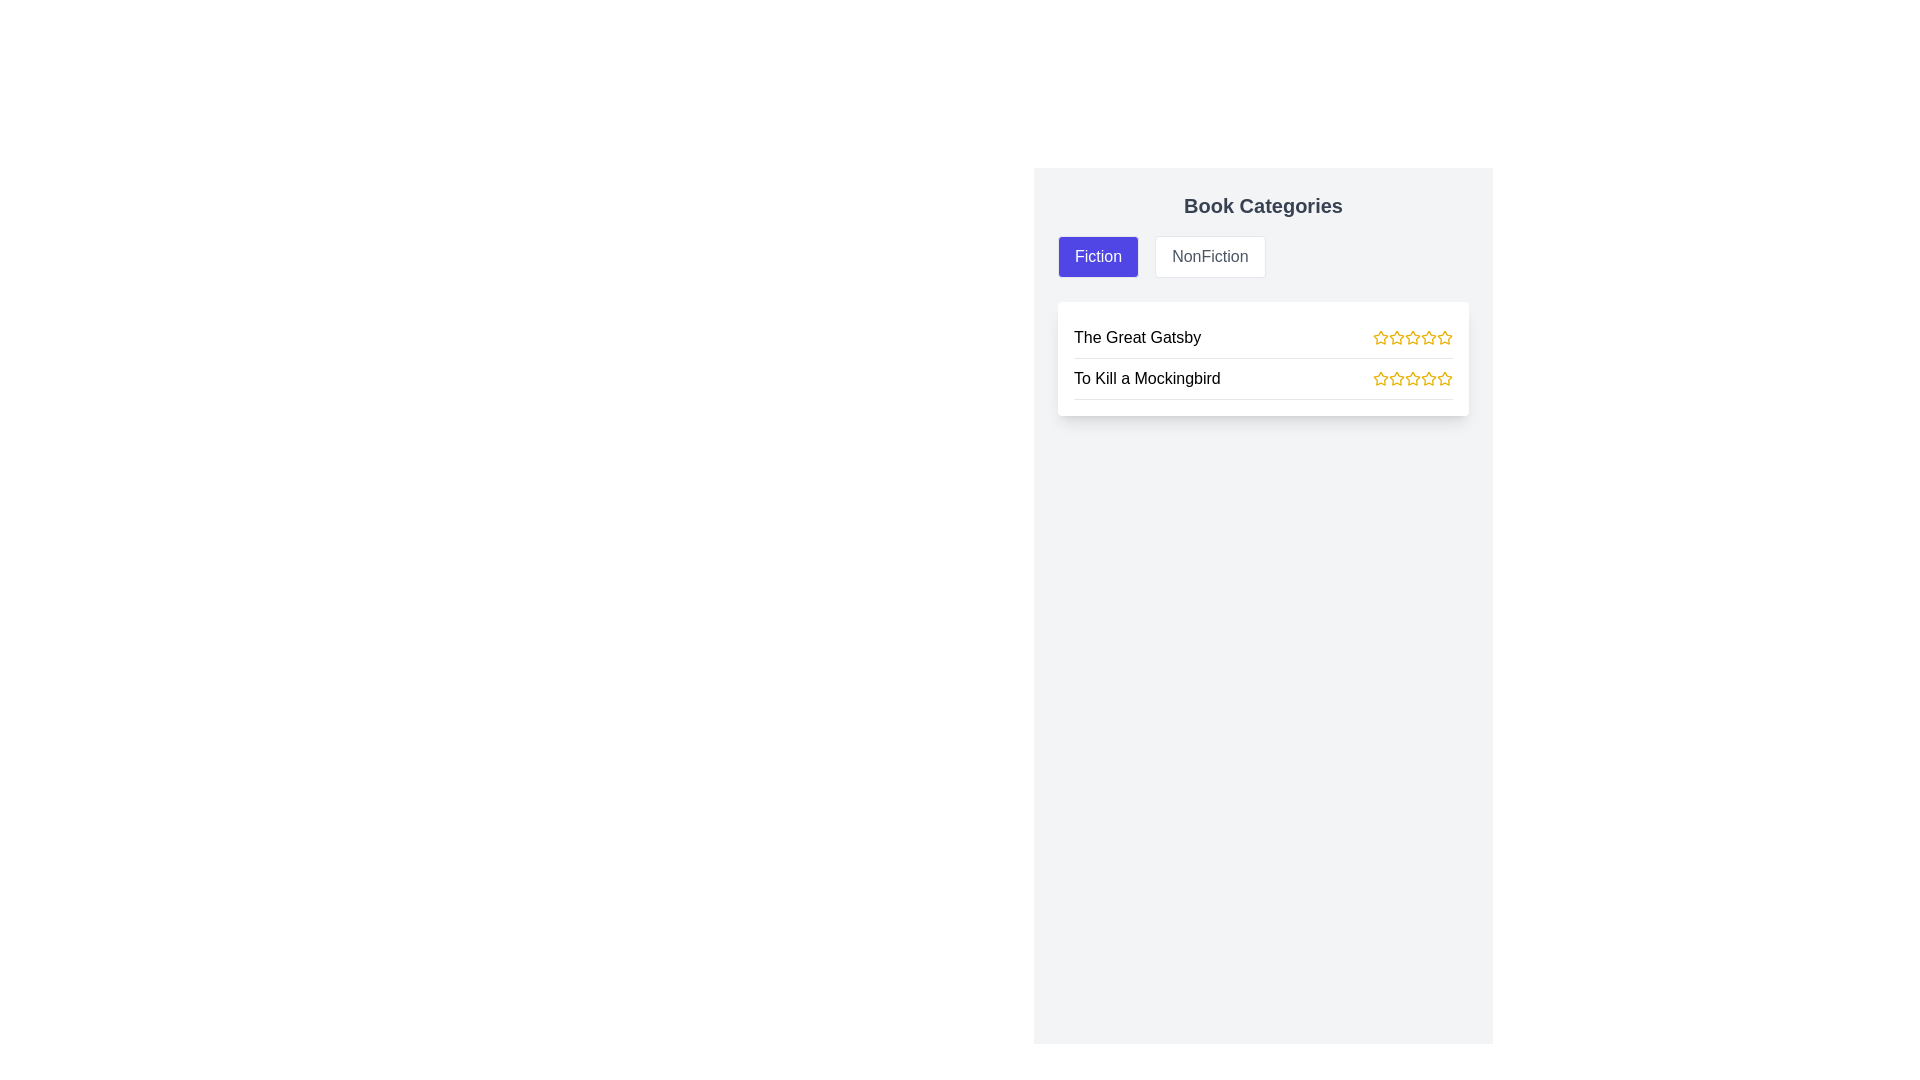 This screenshot has width=1920, height=1080. What do you see at coordinates (1395, 337) in the screenshot?
I see `the third star icon in the rating system for 'The Great Gatsby'` at bounding box center [1395, 337].